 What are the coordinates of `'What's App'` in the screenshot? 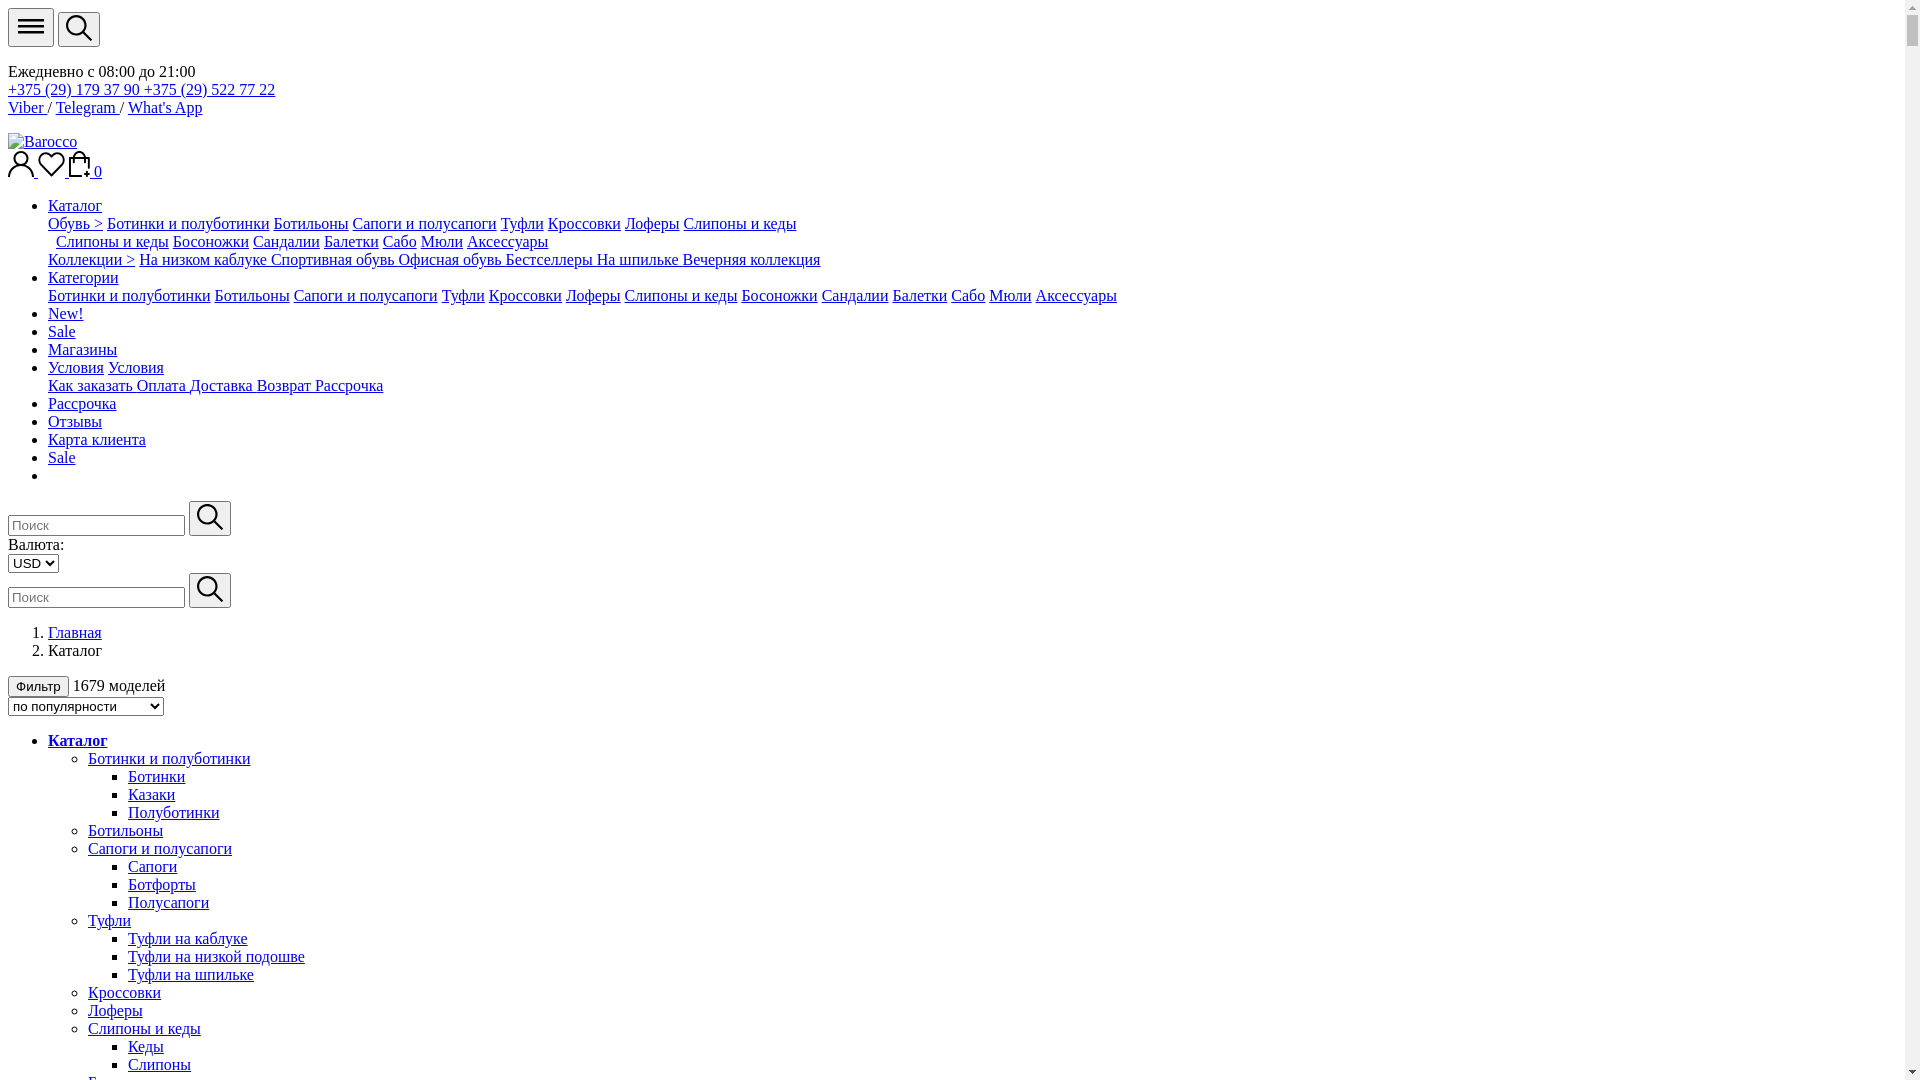 It's located at (164, 107).